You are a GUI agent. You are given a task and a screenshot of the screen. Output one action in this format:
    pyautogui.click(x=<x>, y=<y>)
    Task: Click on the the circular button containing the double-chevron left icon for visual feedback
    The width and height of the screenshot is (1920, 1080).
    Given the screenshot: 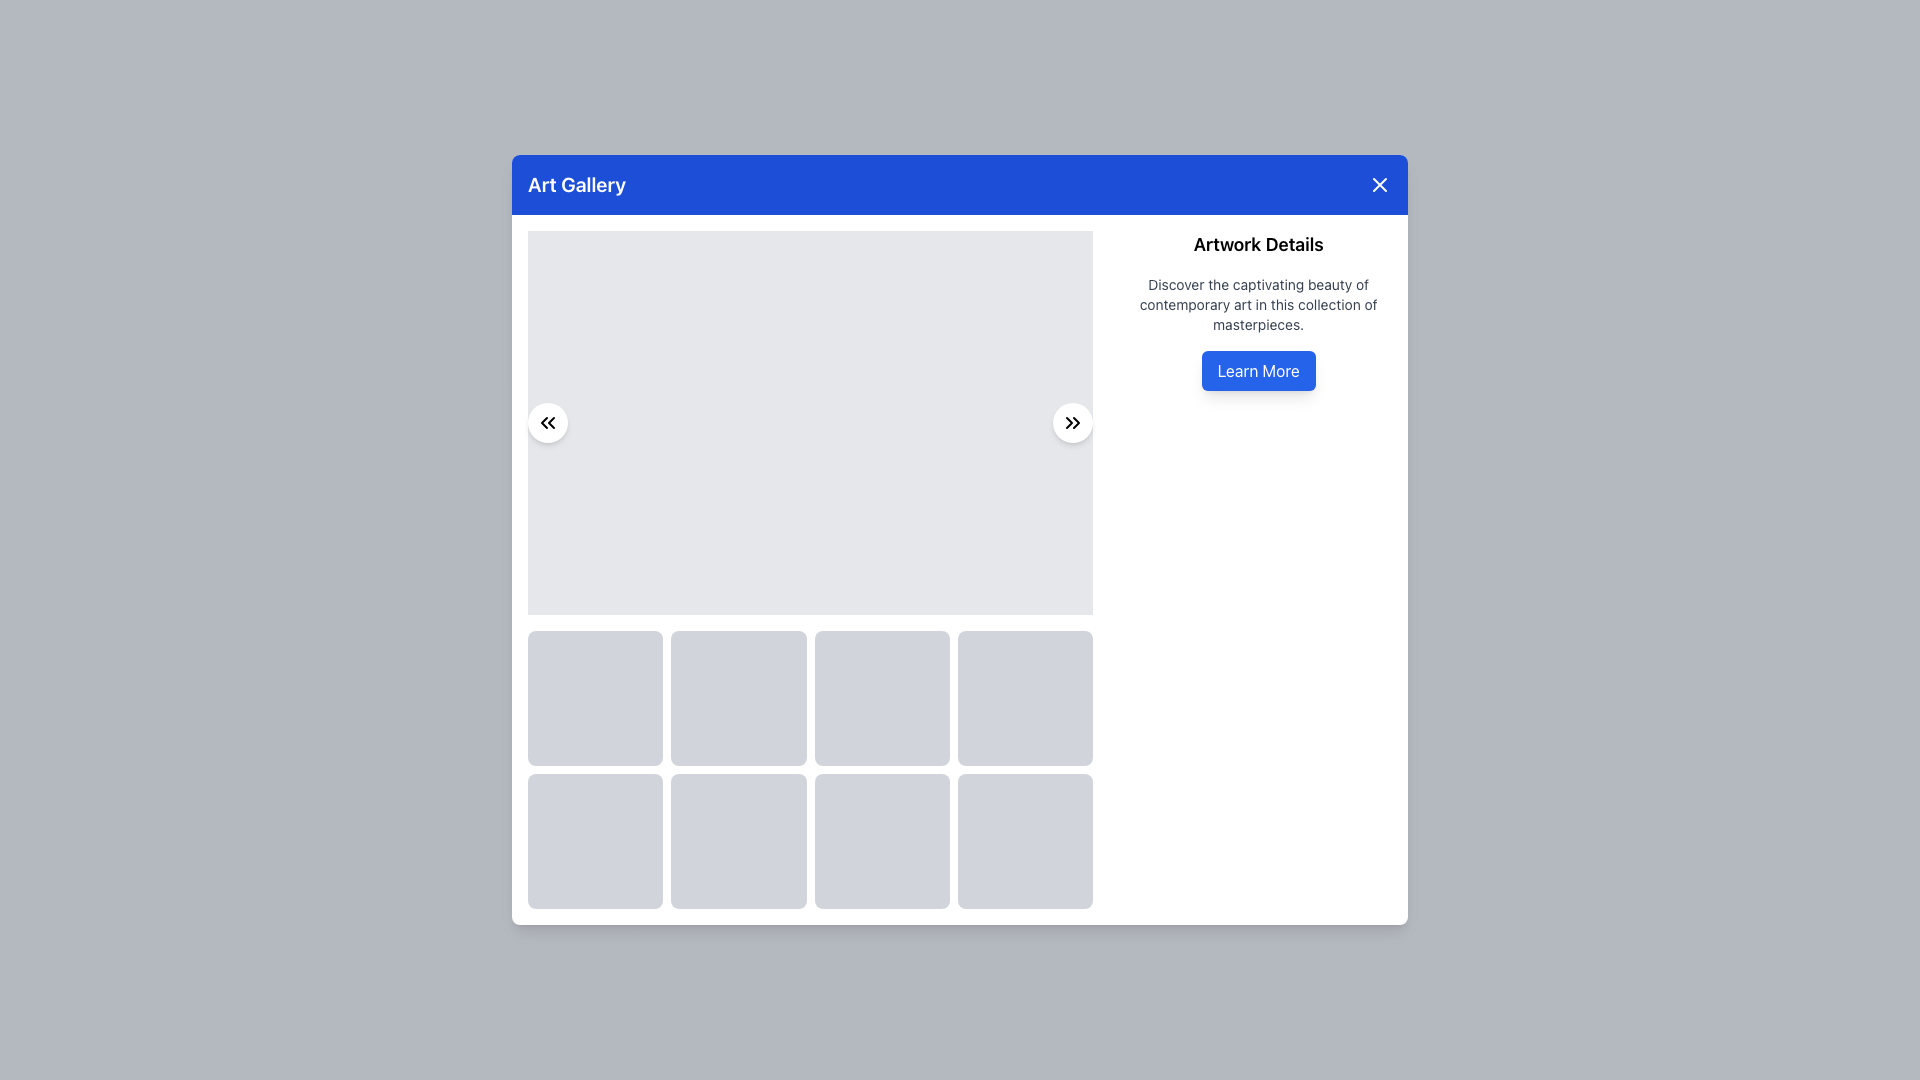 What is the action you would take?
    pyautogui.click(x=547, y=420)
    